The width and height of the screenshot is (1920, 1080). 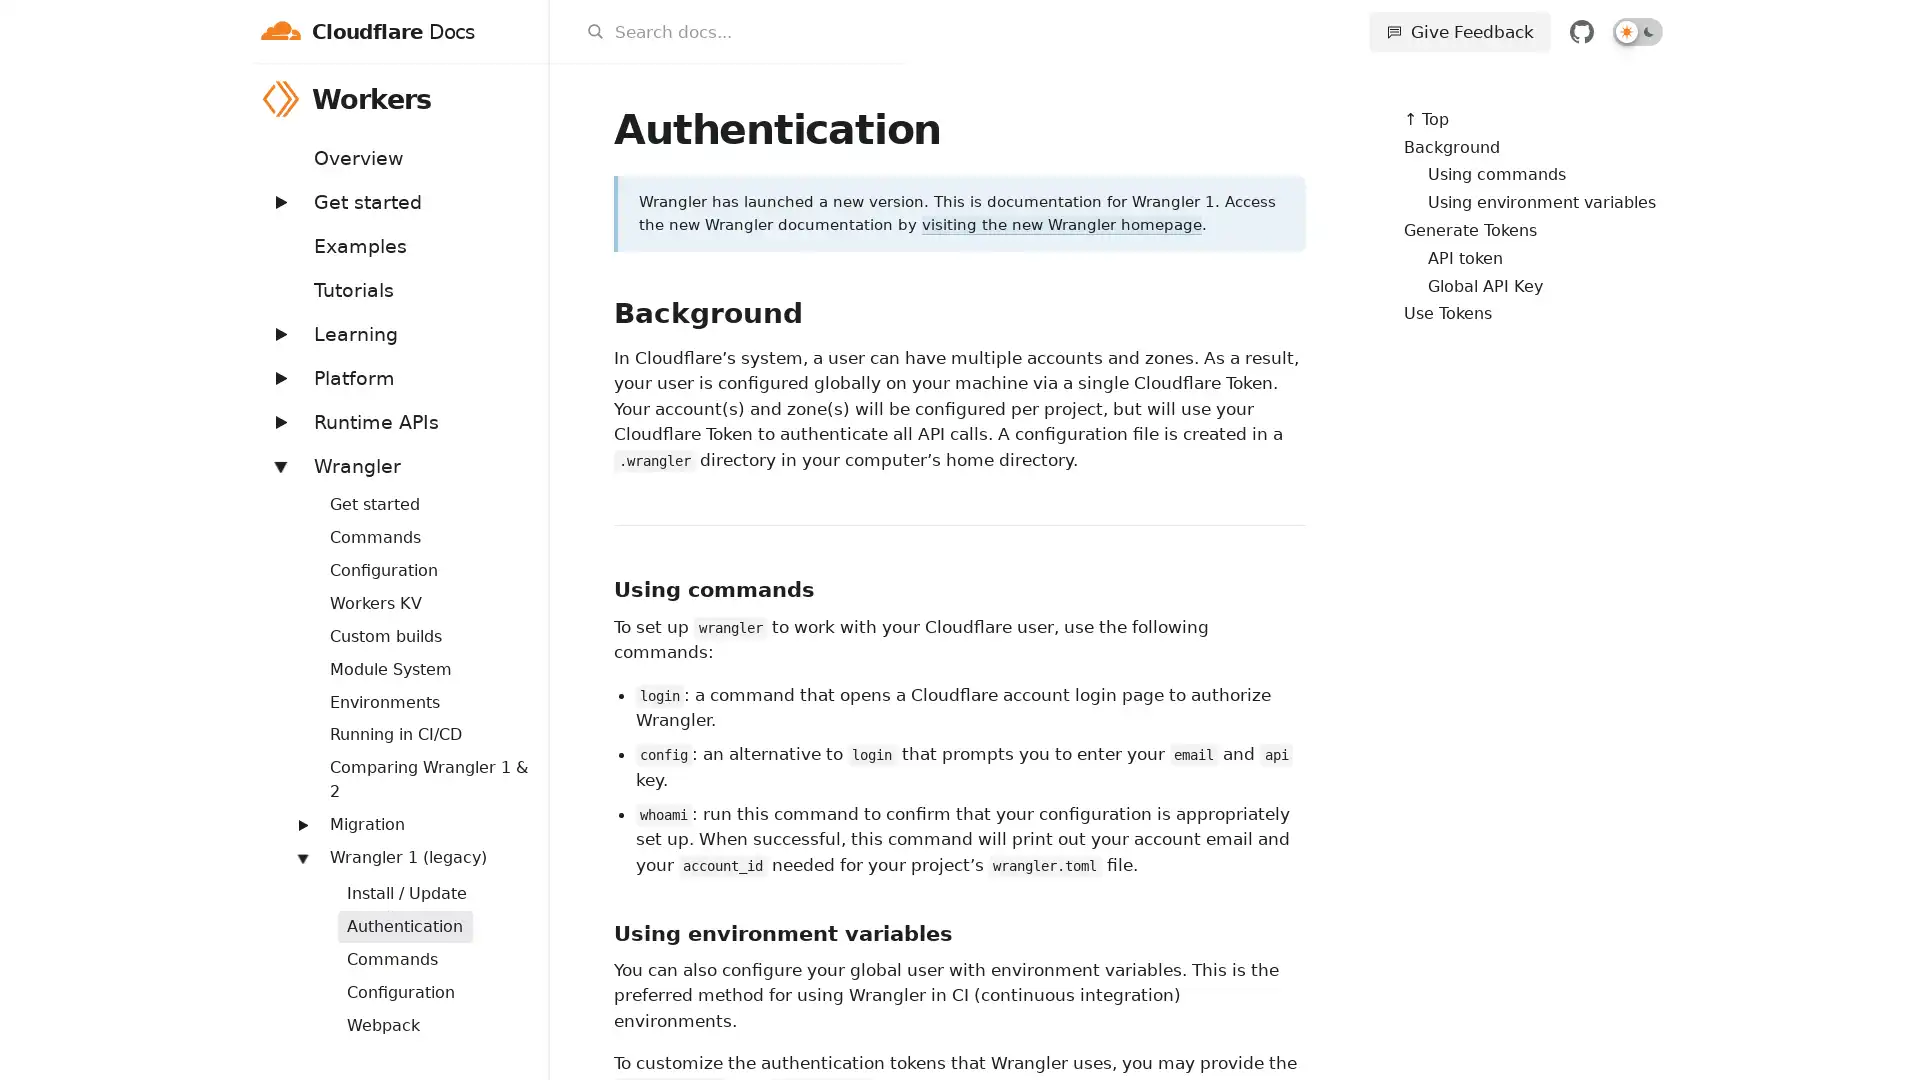 What do you see at coordinates (1459, 31) in the screenshot?
I see `Give Feedback` at bounding box center [1459, 31].